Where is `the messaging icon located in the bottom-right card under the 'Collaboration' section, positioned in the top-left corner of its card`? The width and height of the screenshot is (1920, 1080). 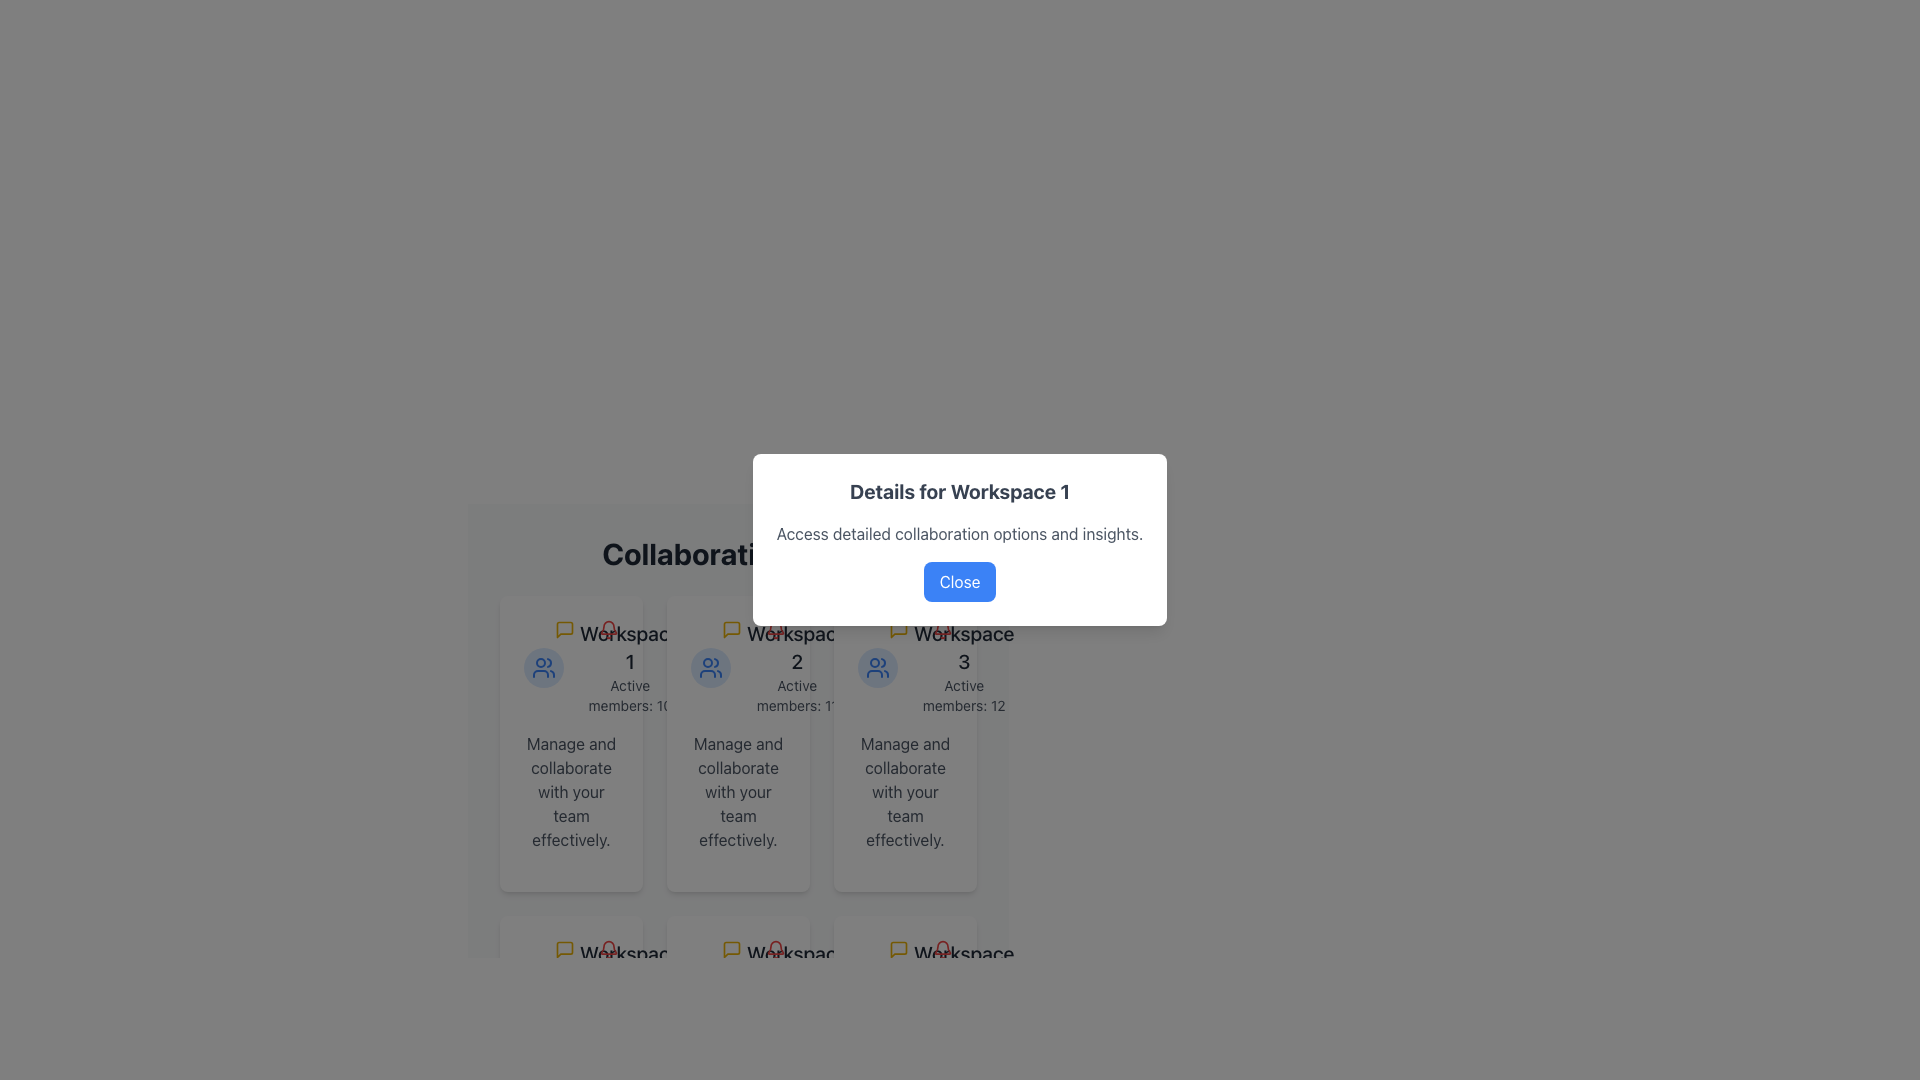
the messaging icon located in the bottom-right card under the 'Collaboration' section, positioned in the top-left corner of its card is located at coordinates (897, 948).